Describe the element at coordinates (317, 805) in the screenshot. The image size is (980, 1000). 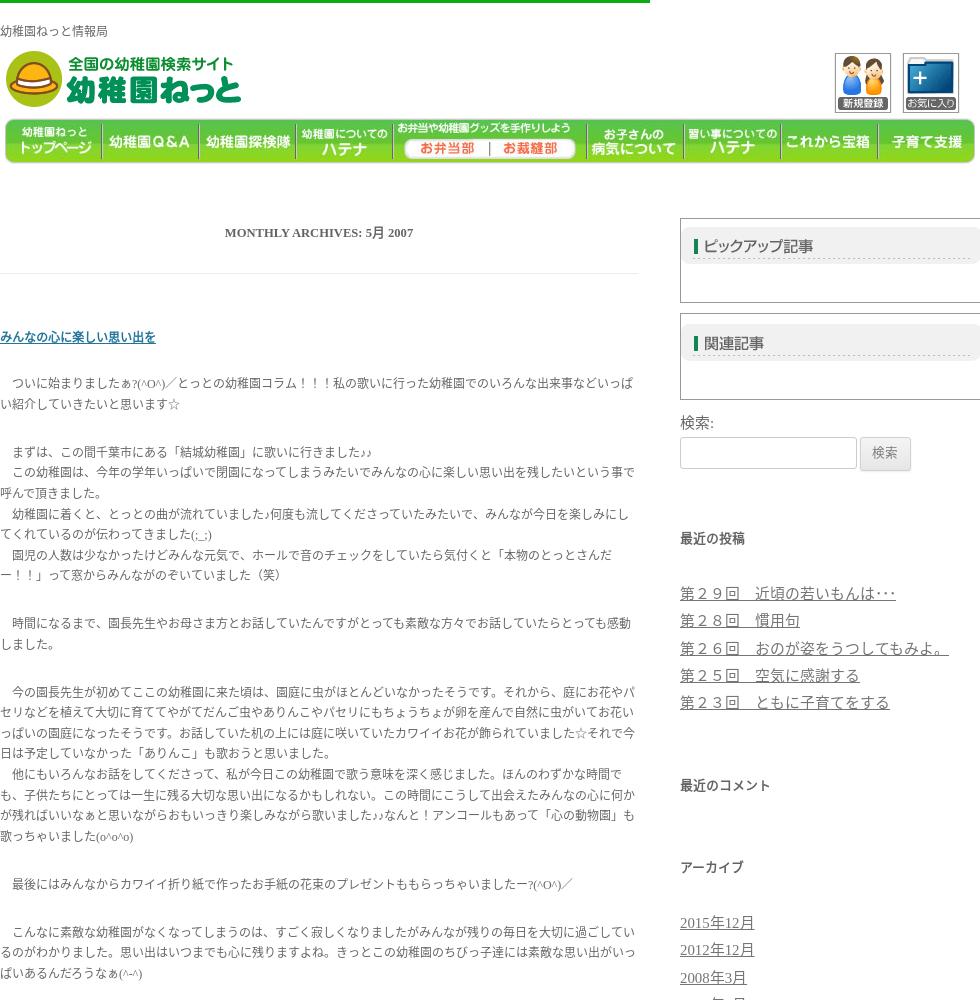
I see `'他にもいろんなお話をしてくださって、私が今日この幼稚園で歌う意味を深く感じました。ほんのわずかな時間でも、子供たちにとっては一生に残る大切な思い出になるかもしれない。この時間にこうして出会えたみんなの心に何かが残ればいいなぁと思いながらおもいっきり楽しみながら歌いました♪♪なんと！アンコールもあって「心の動物園」も歌っちゃいました(o^o^o)'` at that location.